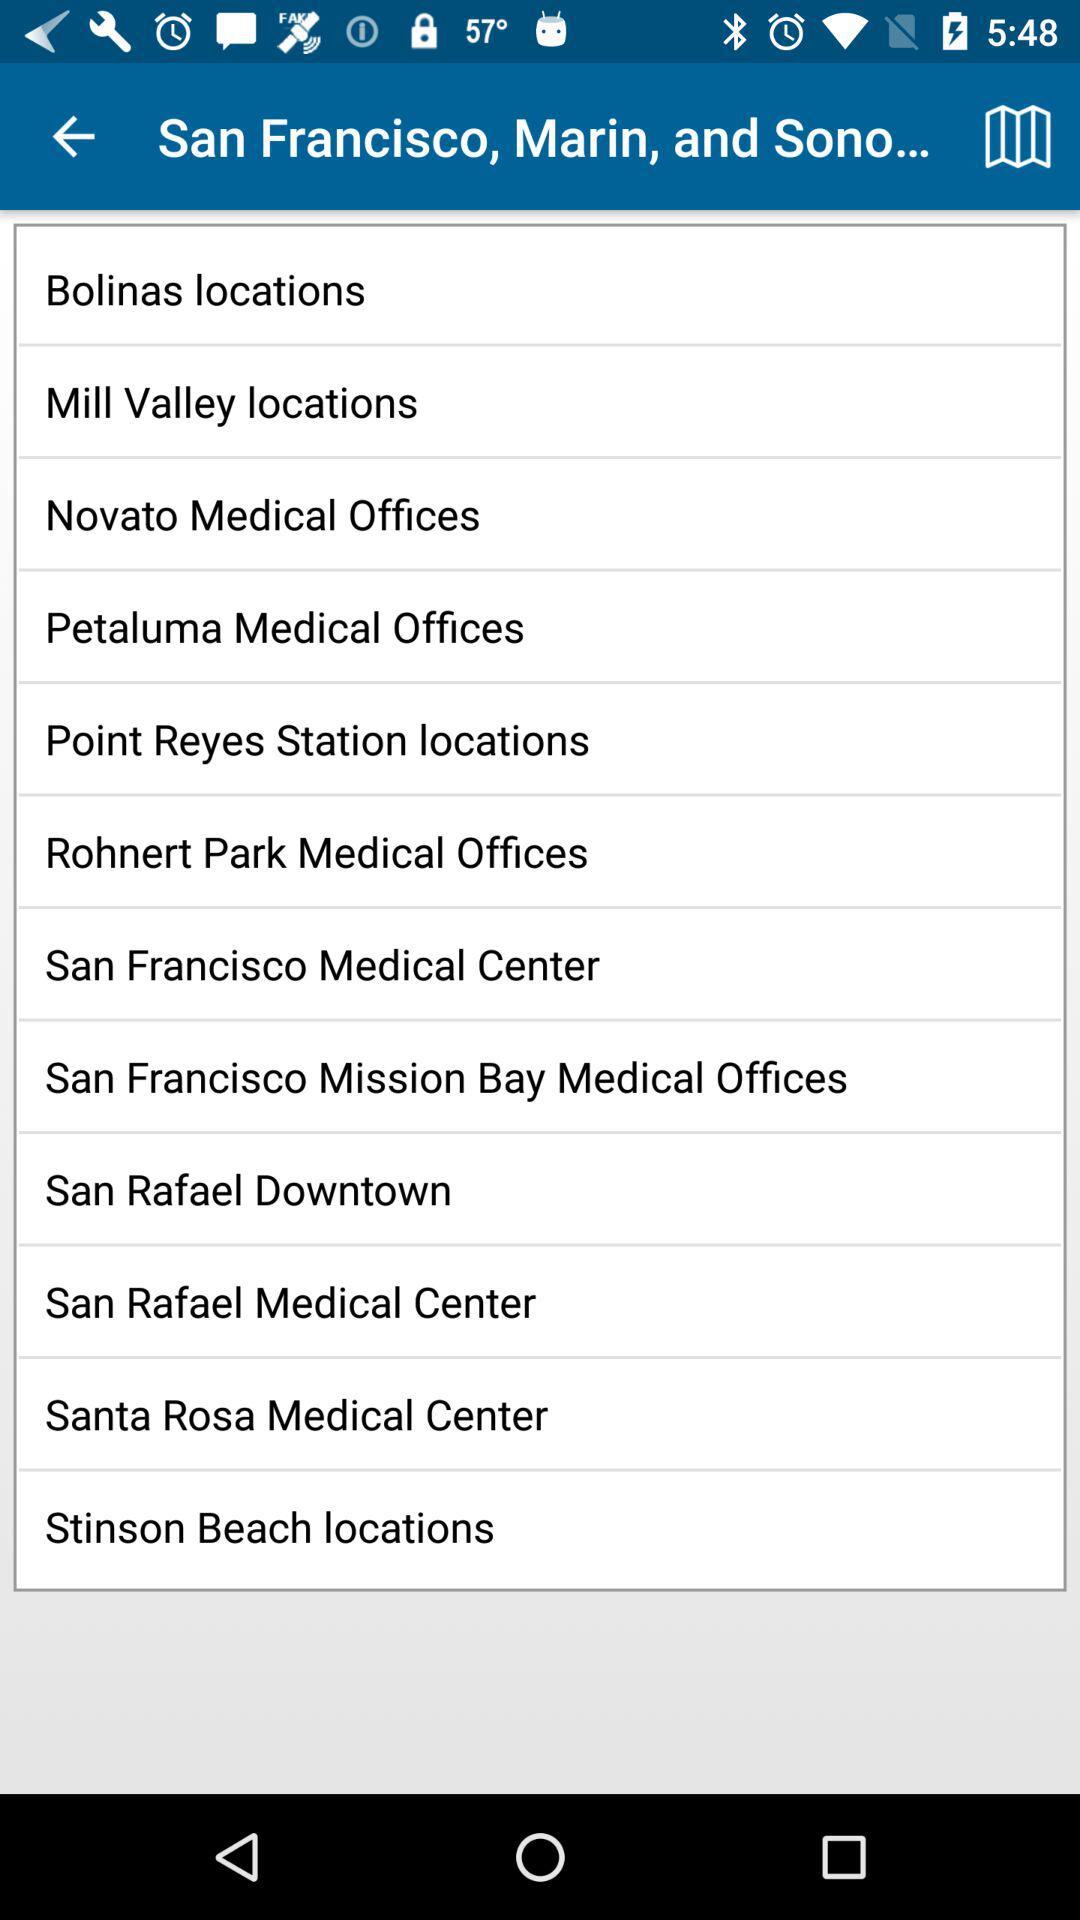 The image size is (1080, 1920). What do you see at coordinates (540, 737) in the screenshot?
I see `the icon above rohnert park medical` at bounding box center [540, 737].